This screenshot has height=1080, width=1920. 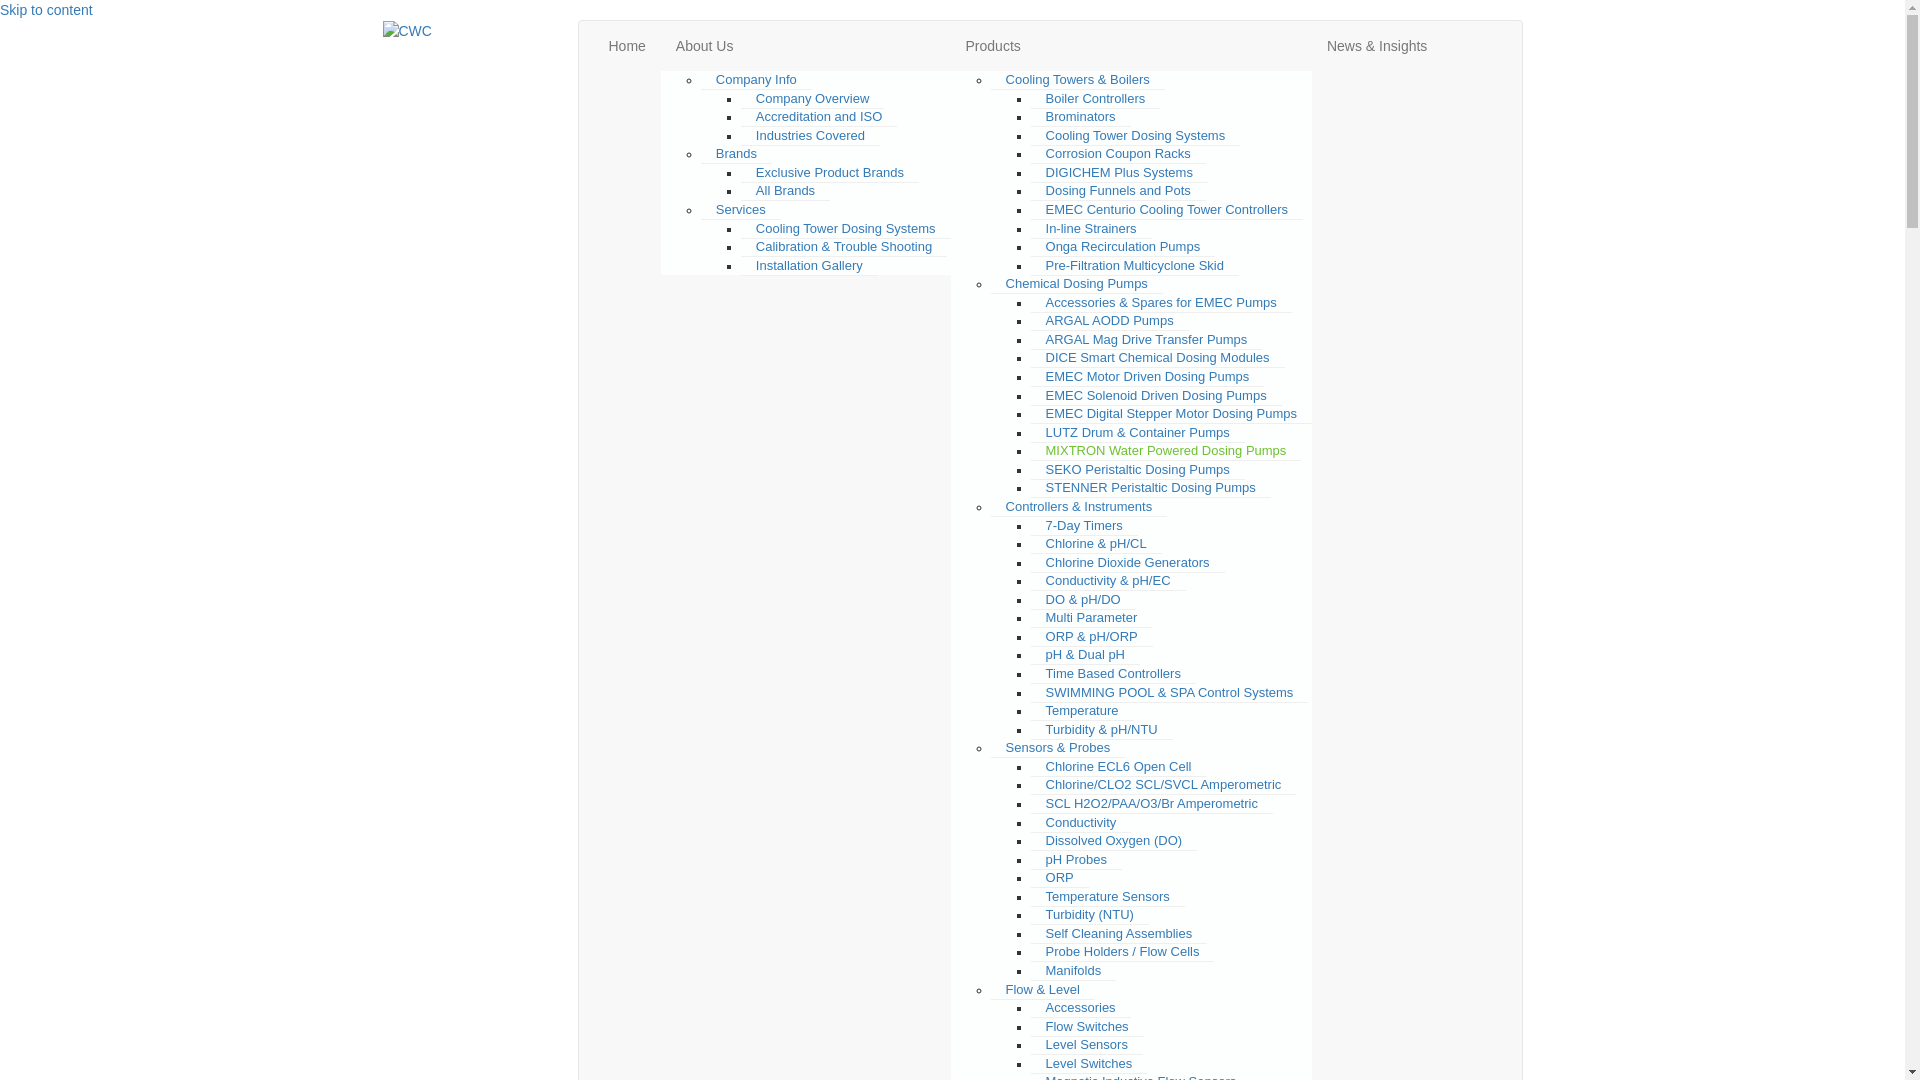 I want to click on 'DIGICHEM Plus Systems', so click(x=1118, y=172).